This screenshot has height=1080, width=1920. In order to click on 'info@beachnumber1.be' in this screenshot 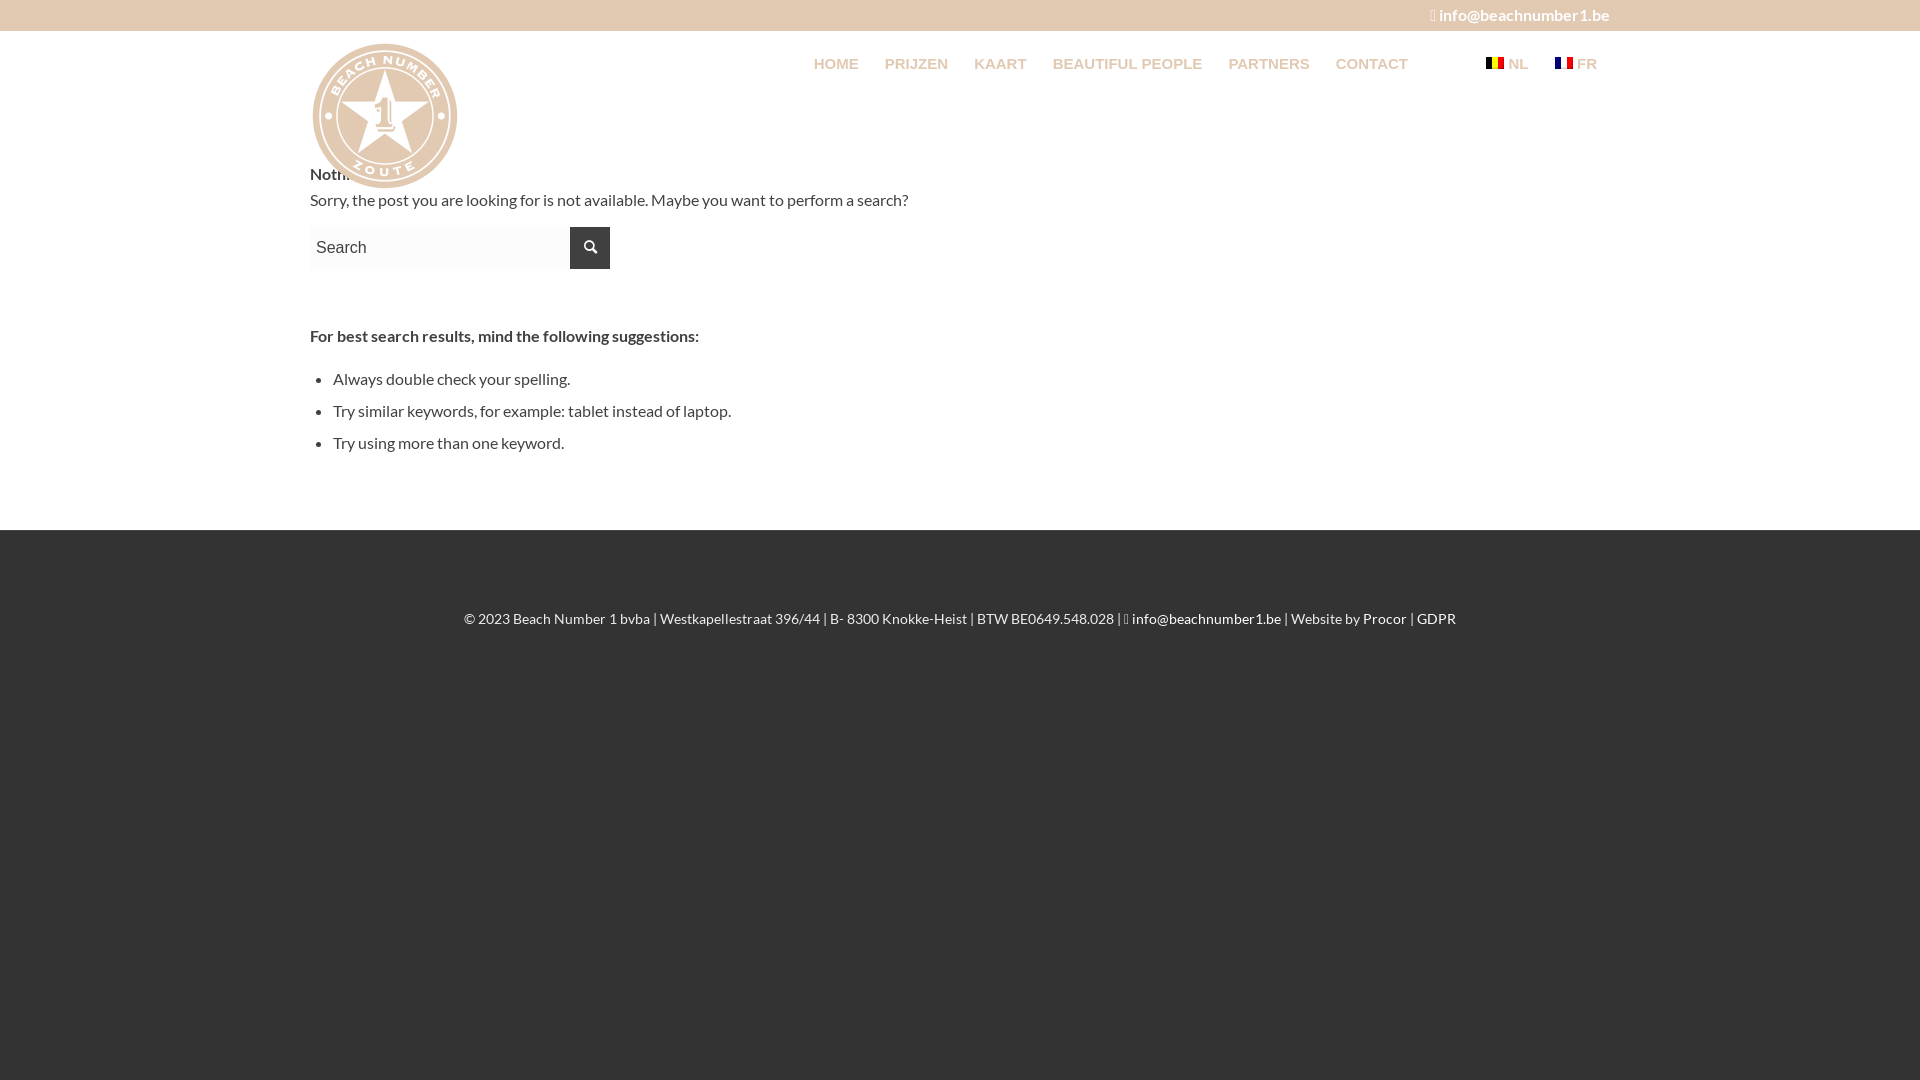, I will do `click(1523, 14)`.